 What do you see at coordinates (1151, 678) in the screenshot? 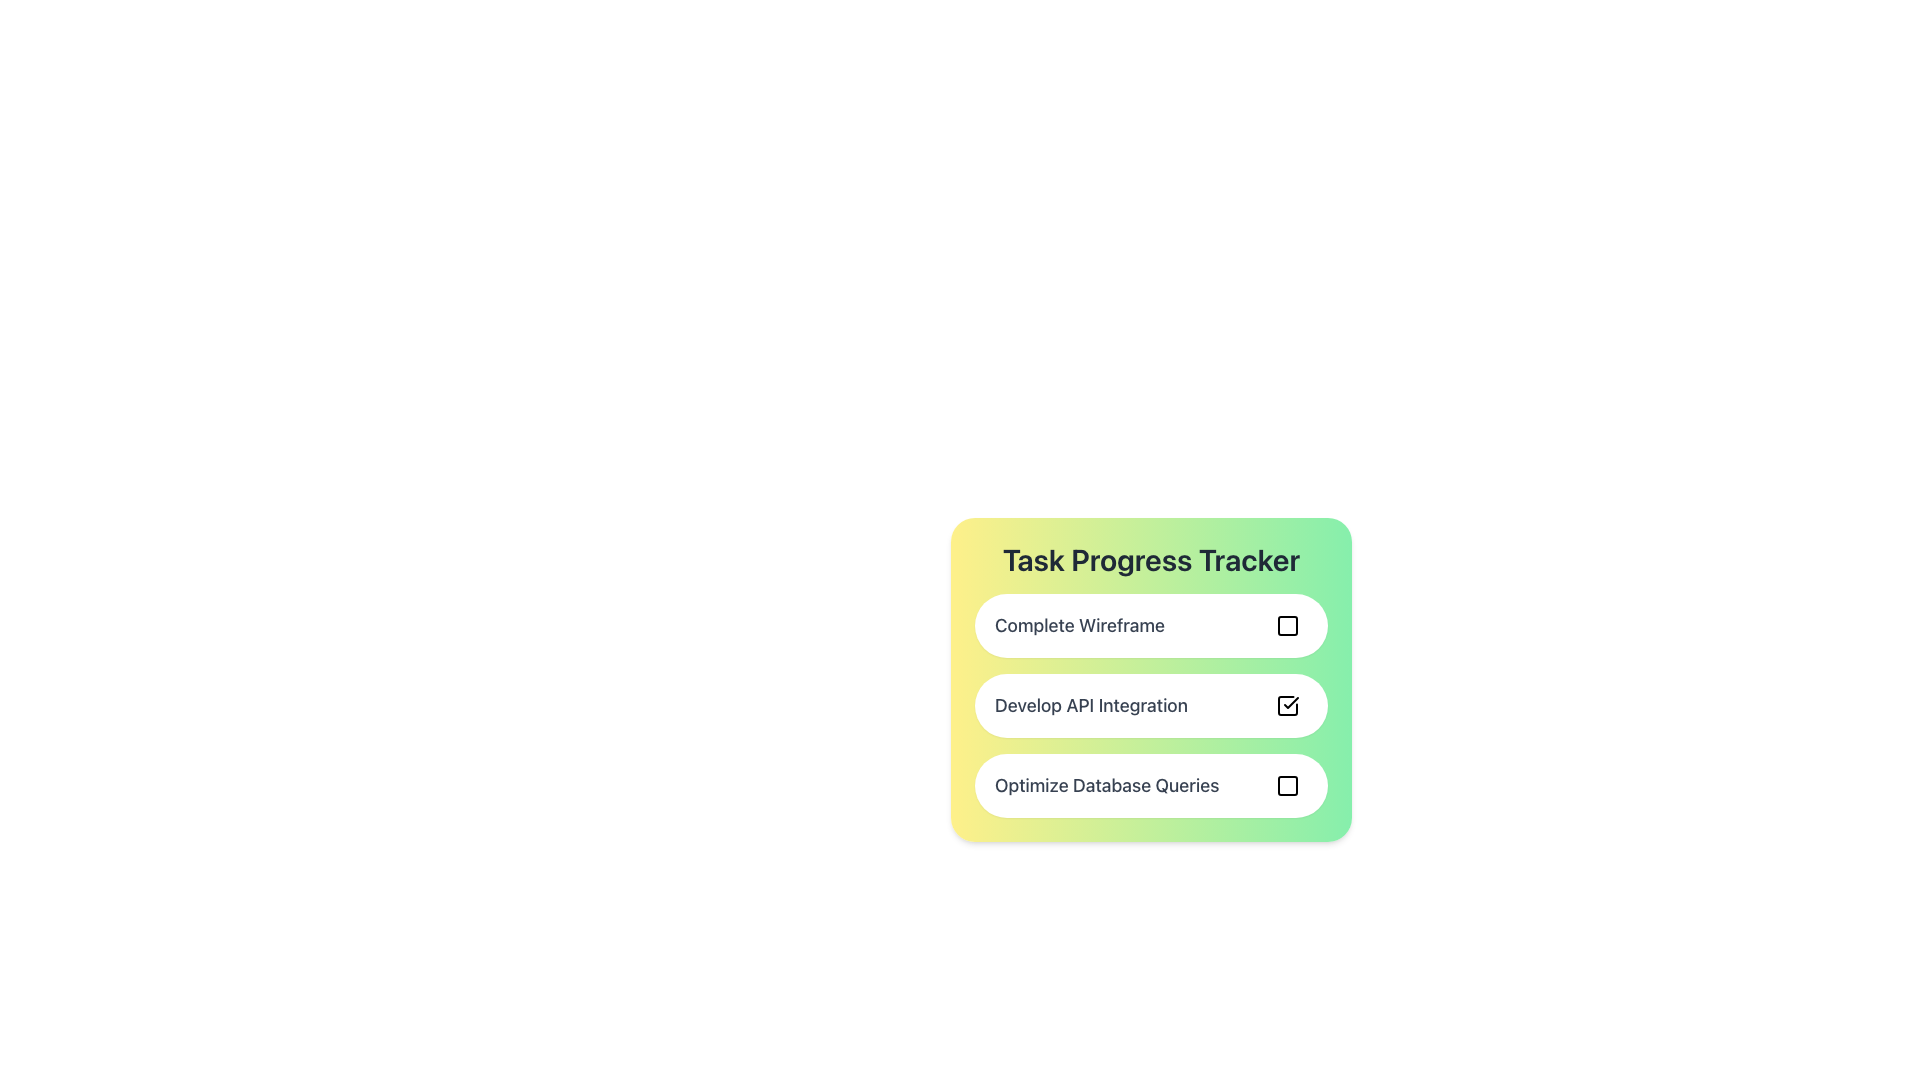
I see `the second task block labeled 'Develop API Integration' within the 'Task Progress Tracker' card` at bounding box center [1151, 678].